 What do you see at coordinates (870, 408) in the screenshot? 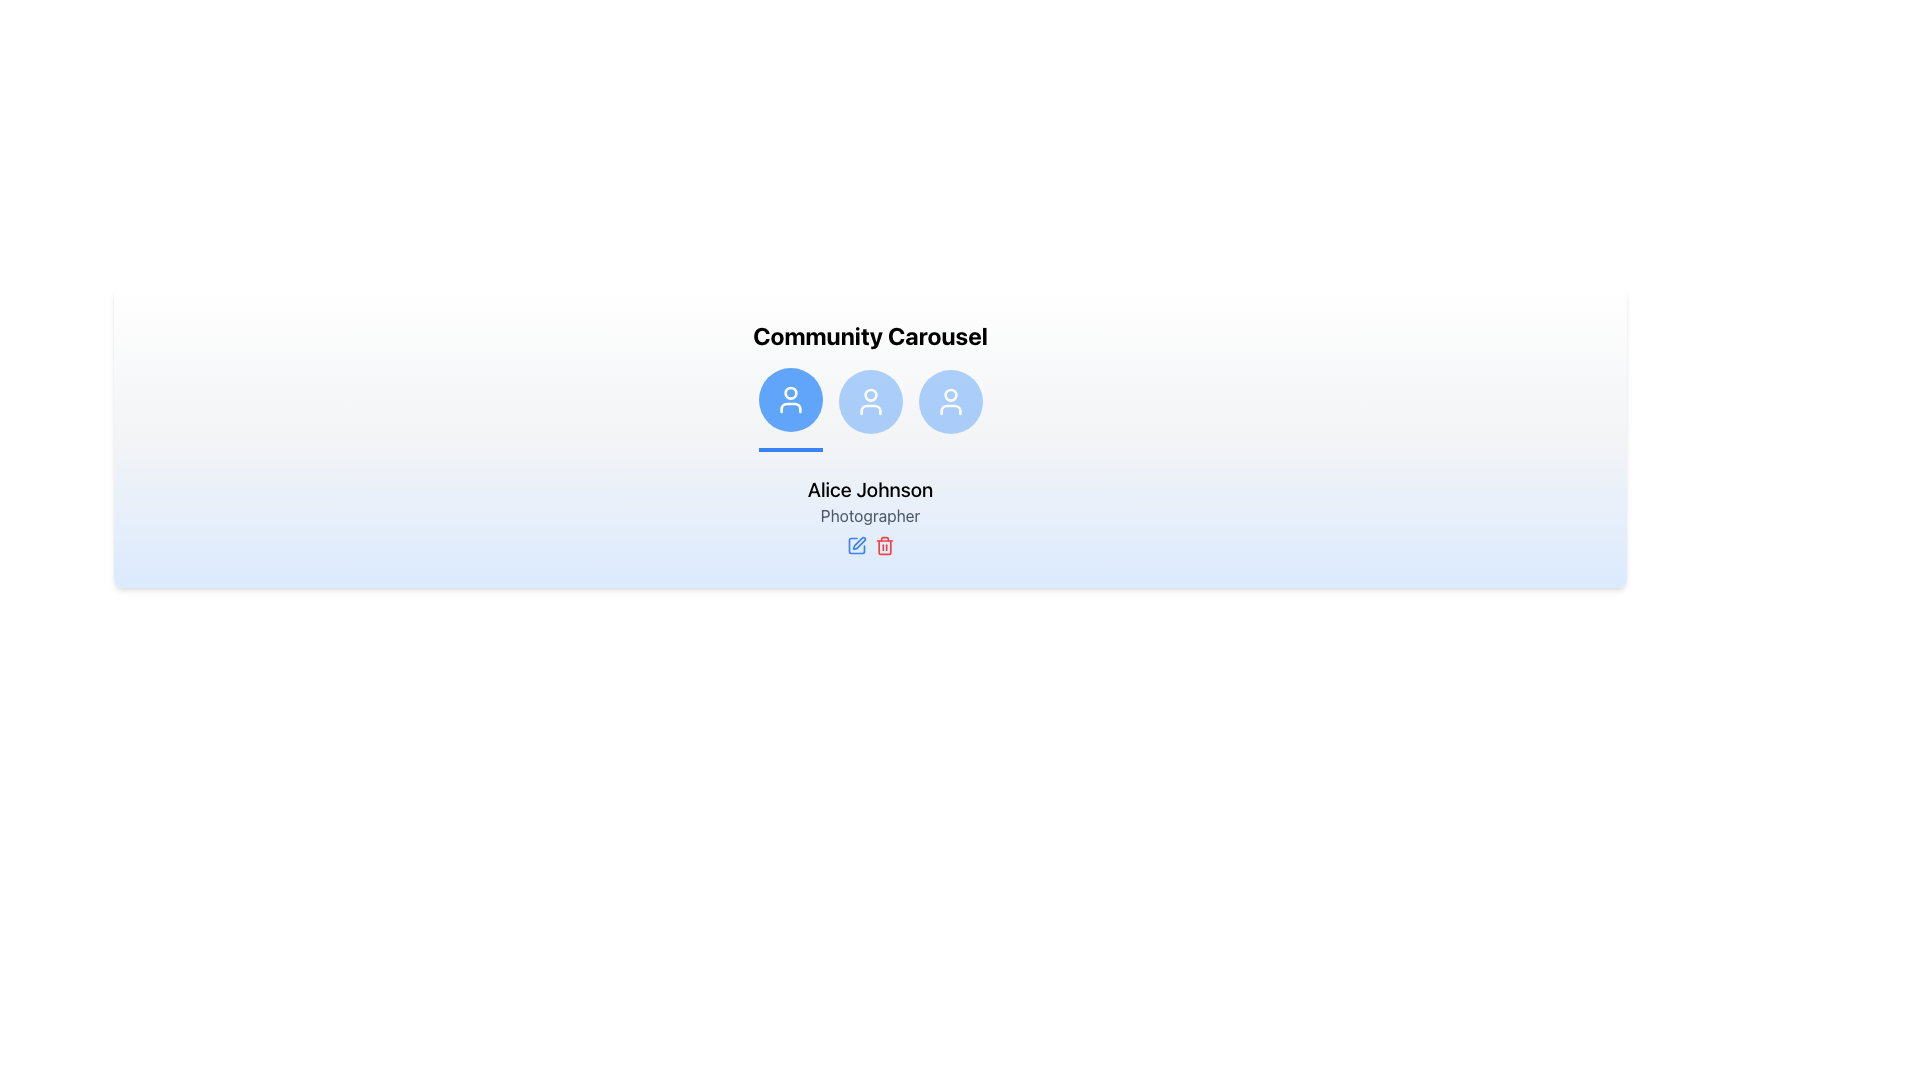
I see `the middle user profile icon in the Community Carousel` at bounding box center [870, 408].